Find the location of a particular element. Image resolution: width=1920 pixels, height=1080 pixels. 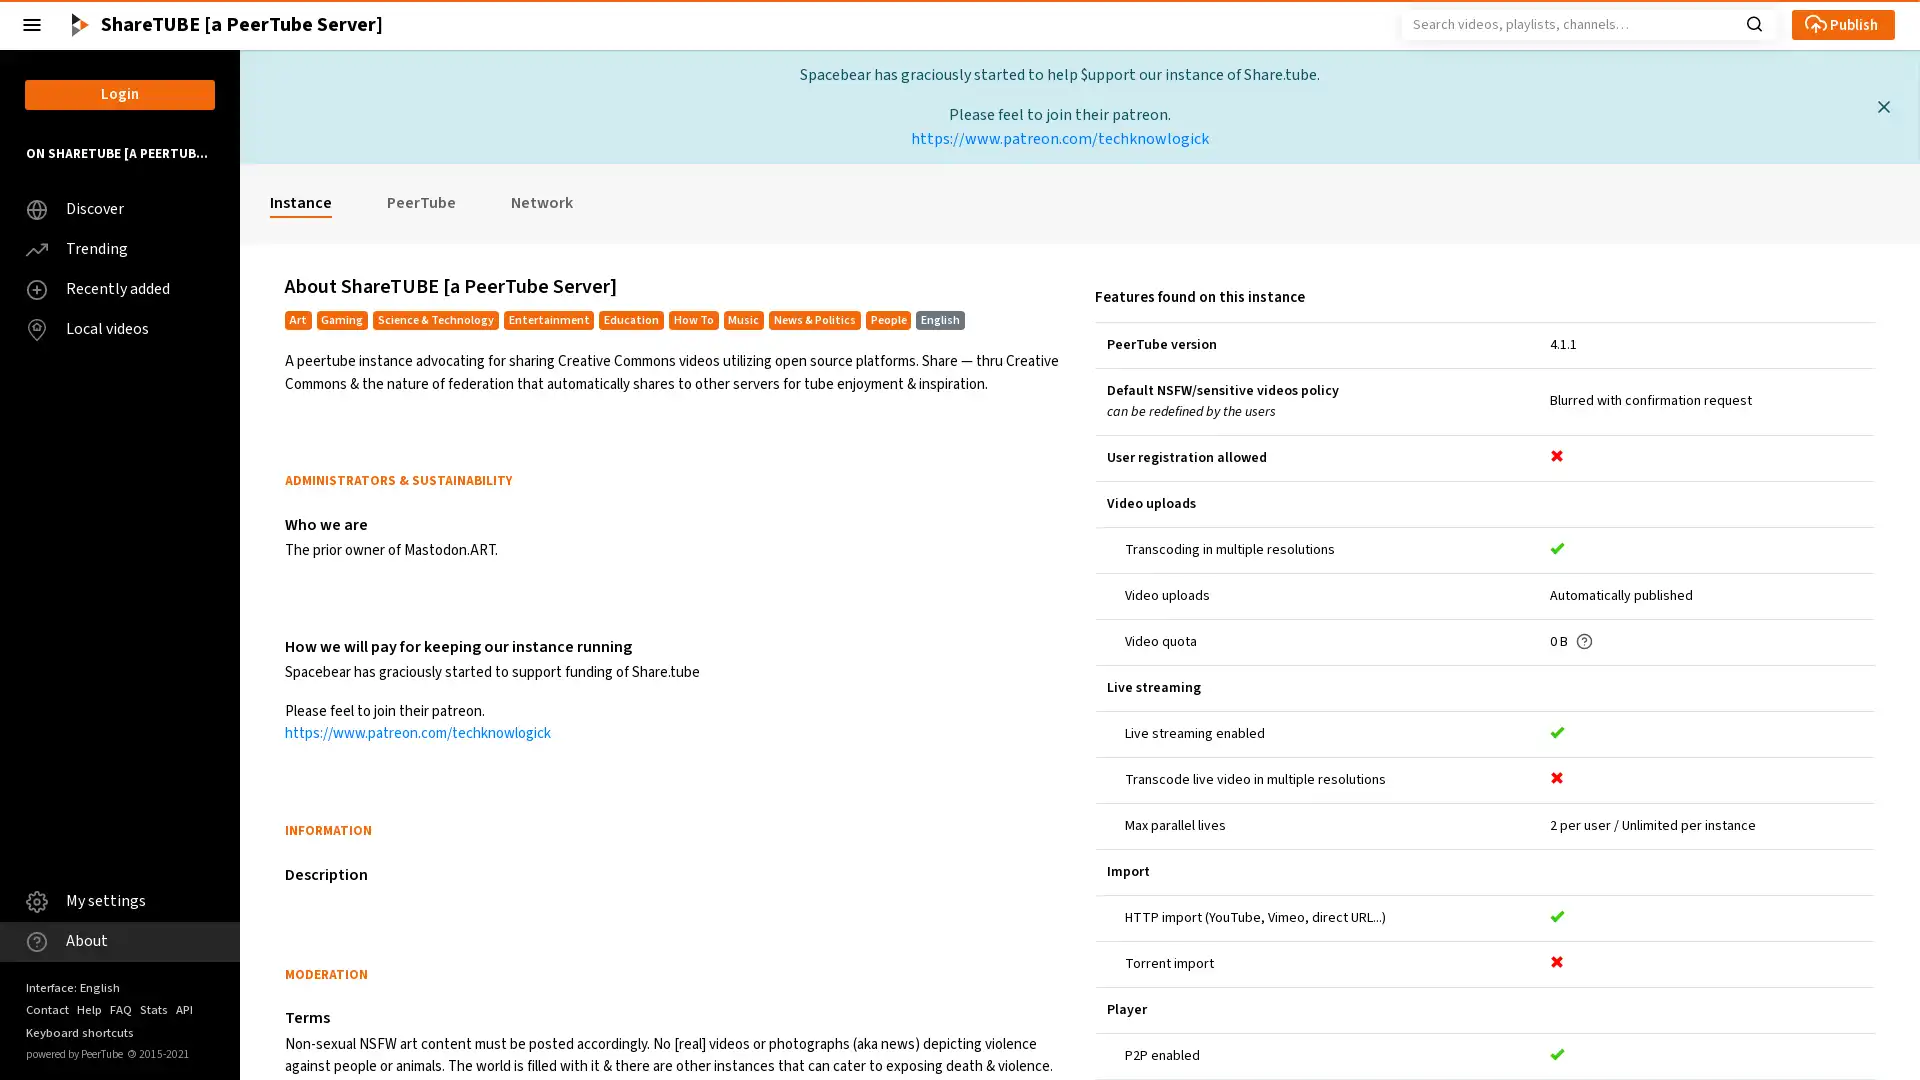

Get help is located at coordinates (1583, 640).